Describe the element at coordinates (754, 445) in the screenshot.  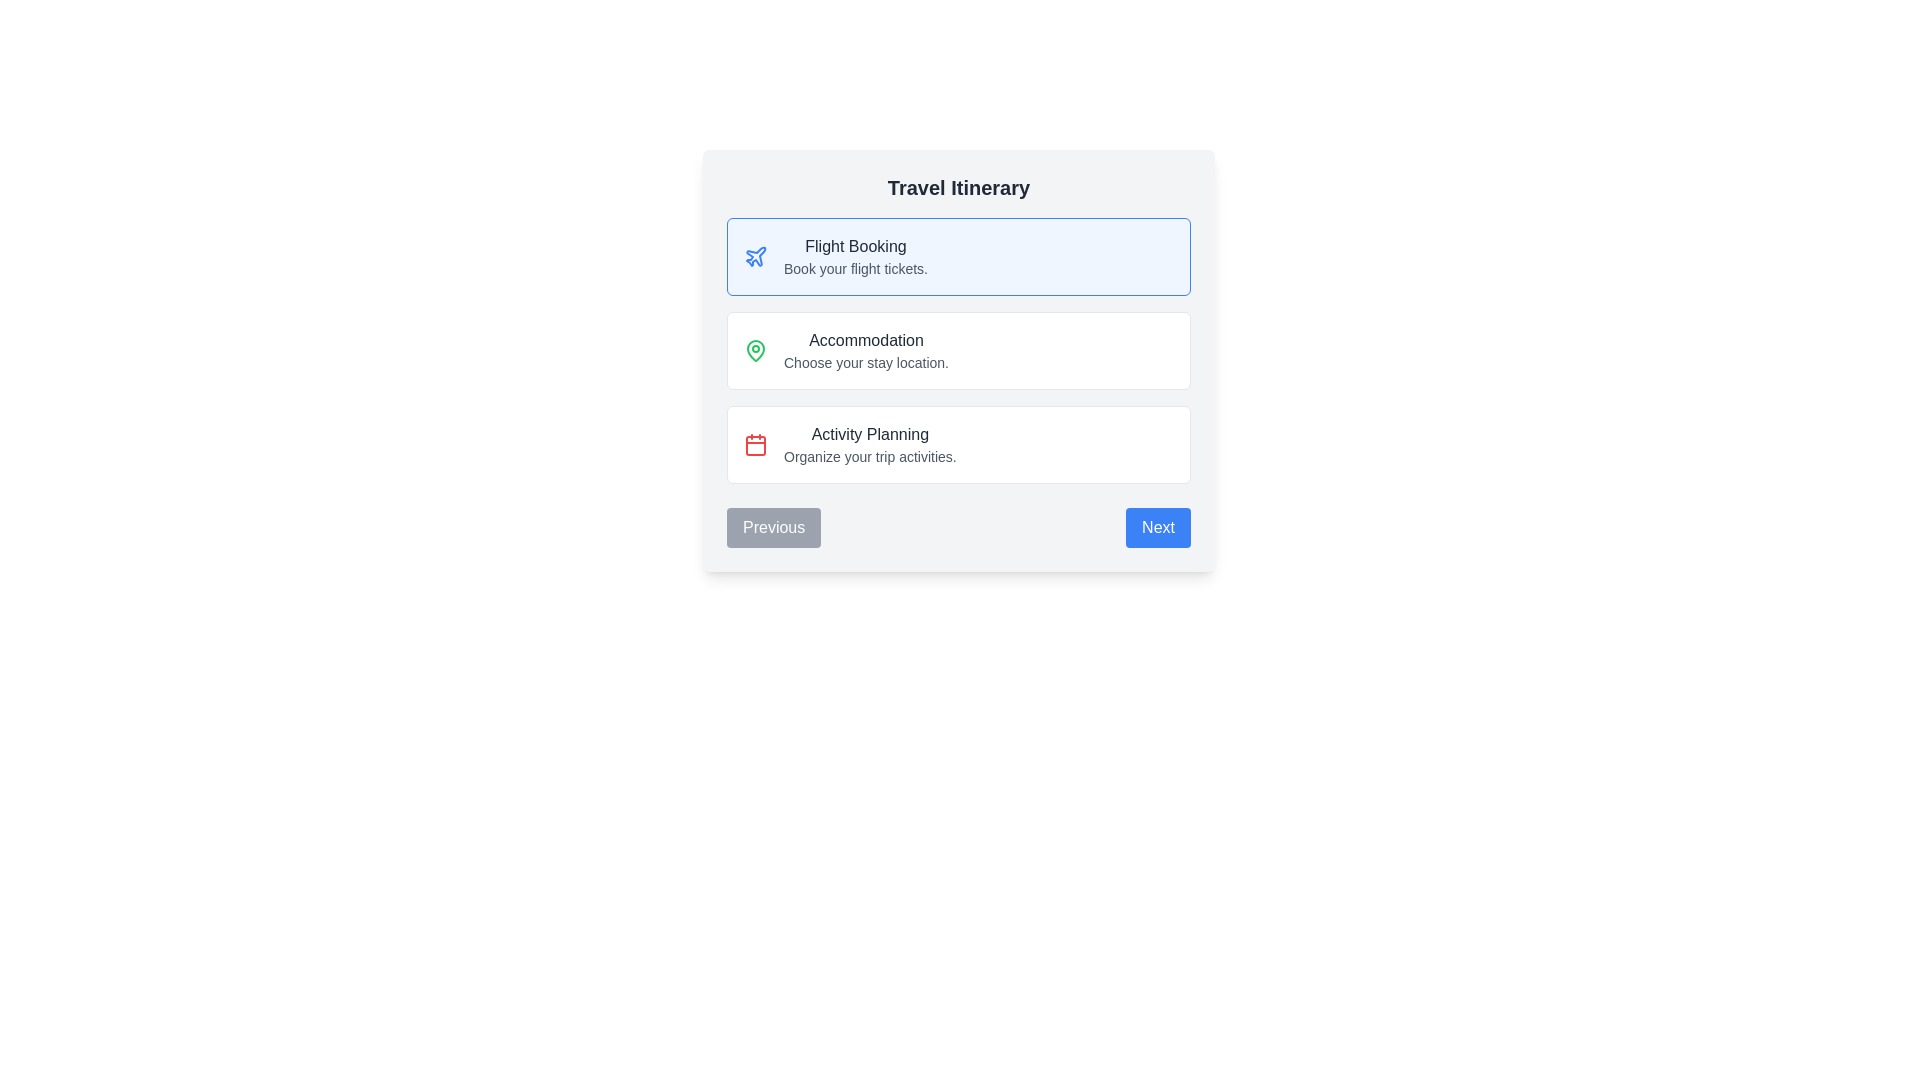
I see `the core of the red calendar icon, which is positioned to the left of the 'Activity Planning' text description` at that location.